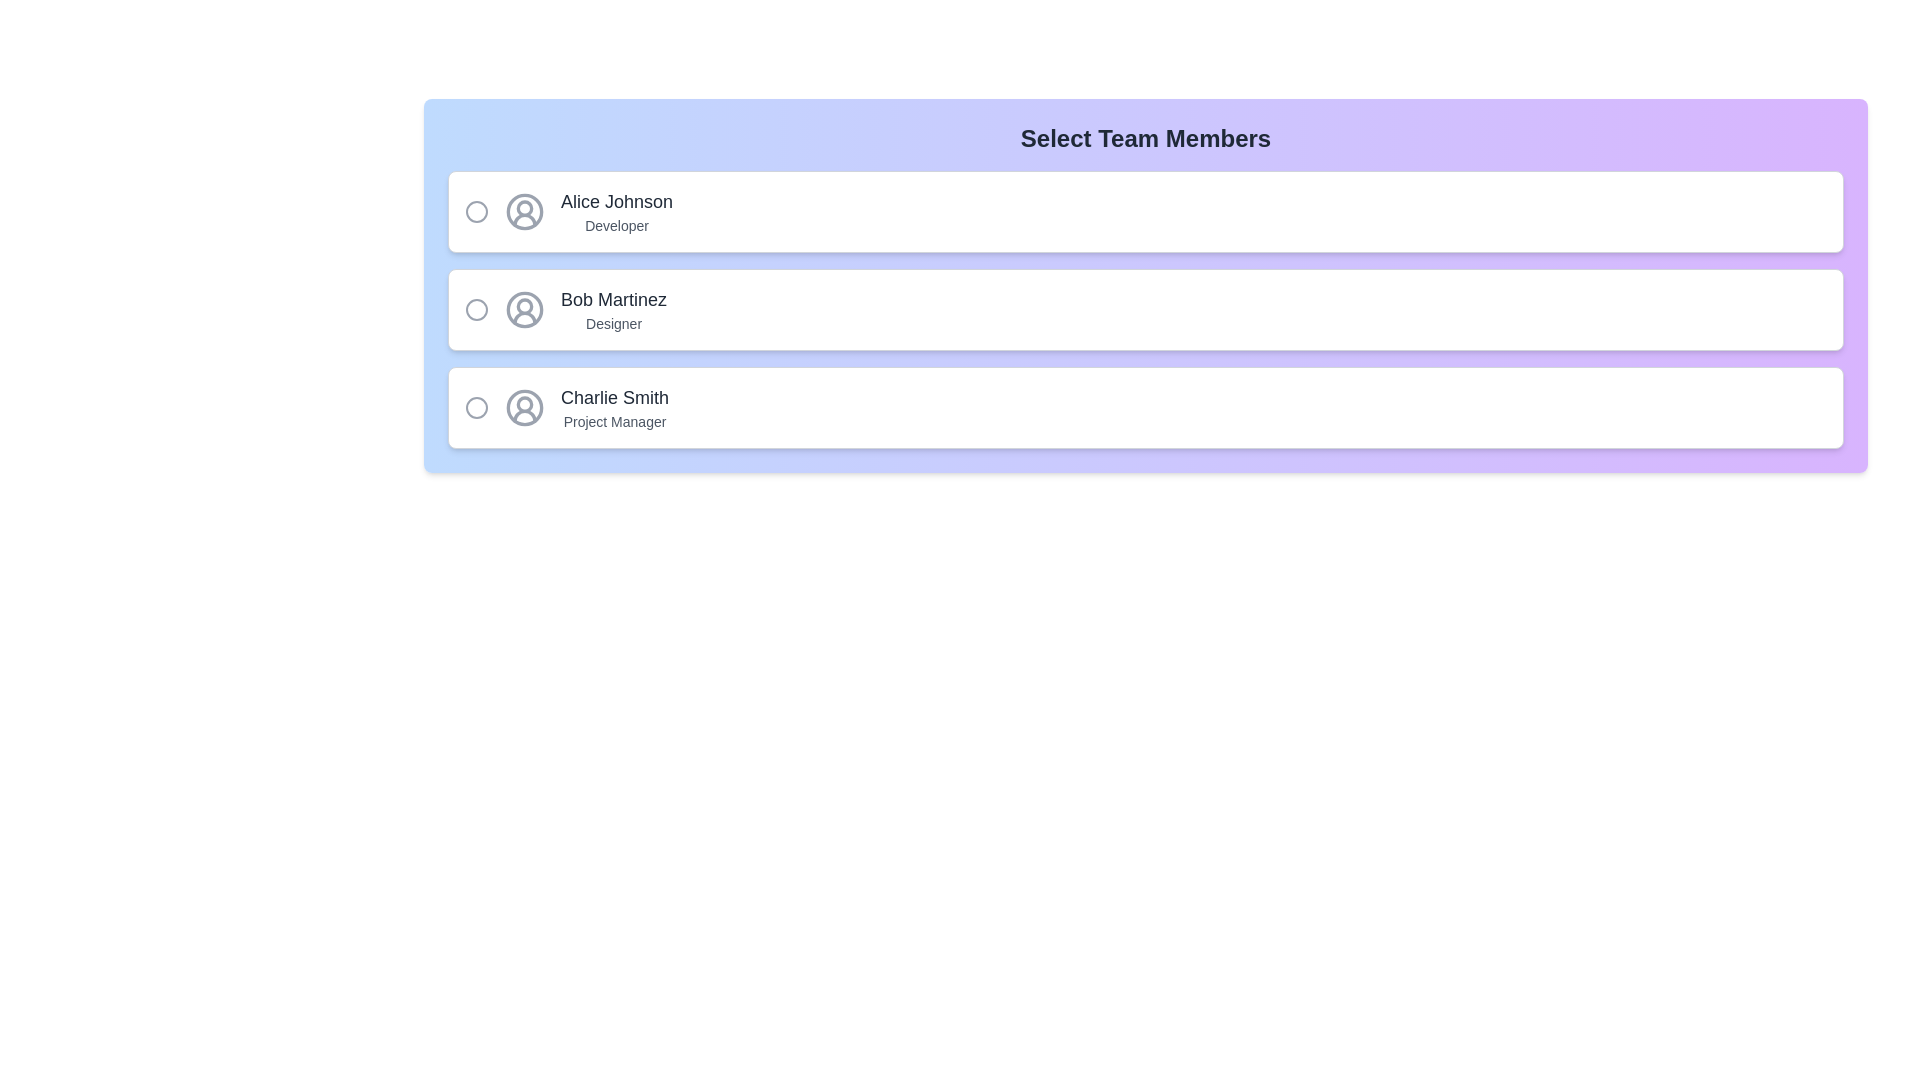 The image size is (1920, 1080). Describe the element at coordinates (475, 309) in the screenshot. I see `the radio button for 'Bob Martinez - Designer'` at that location.